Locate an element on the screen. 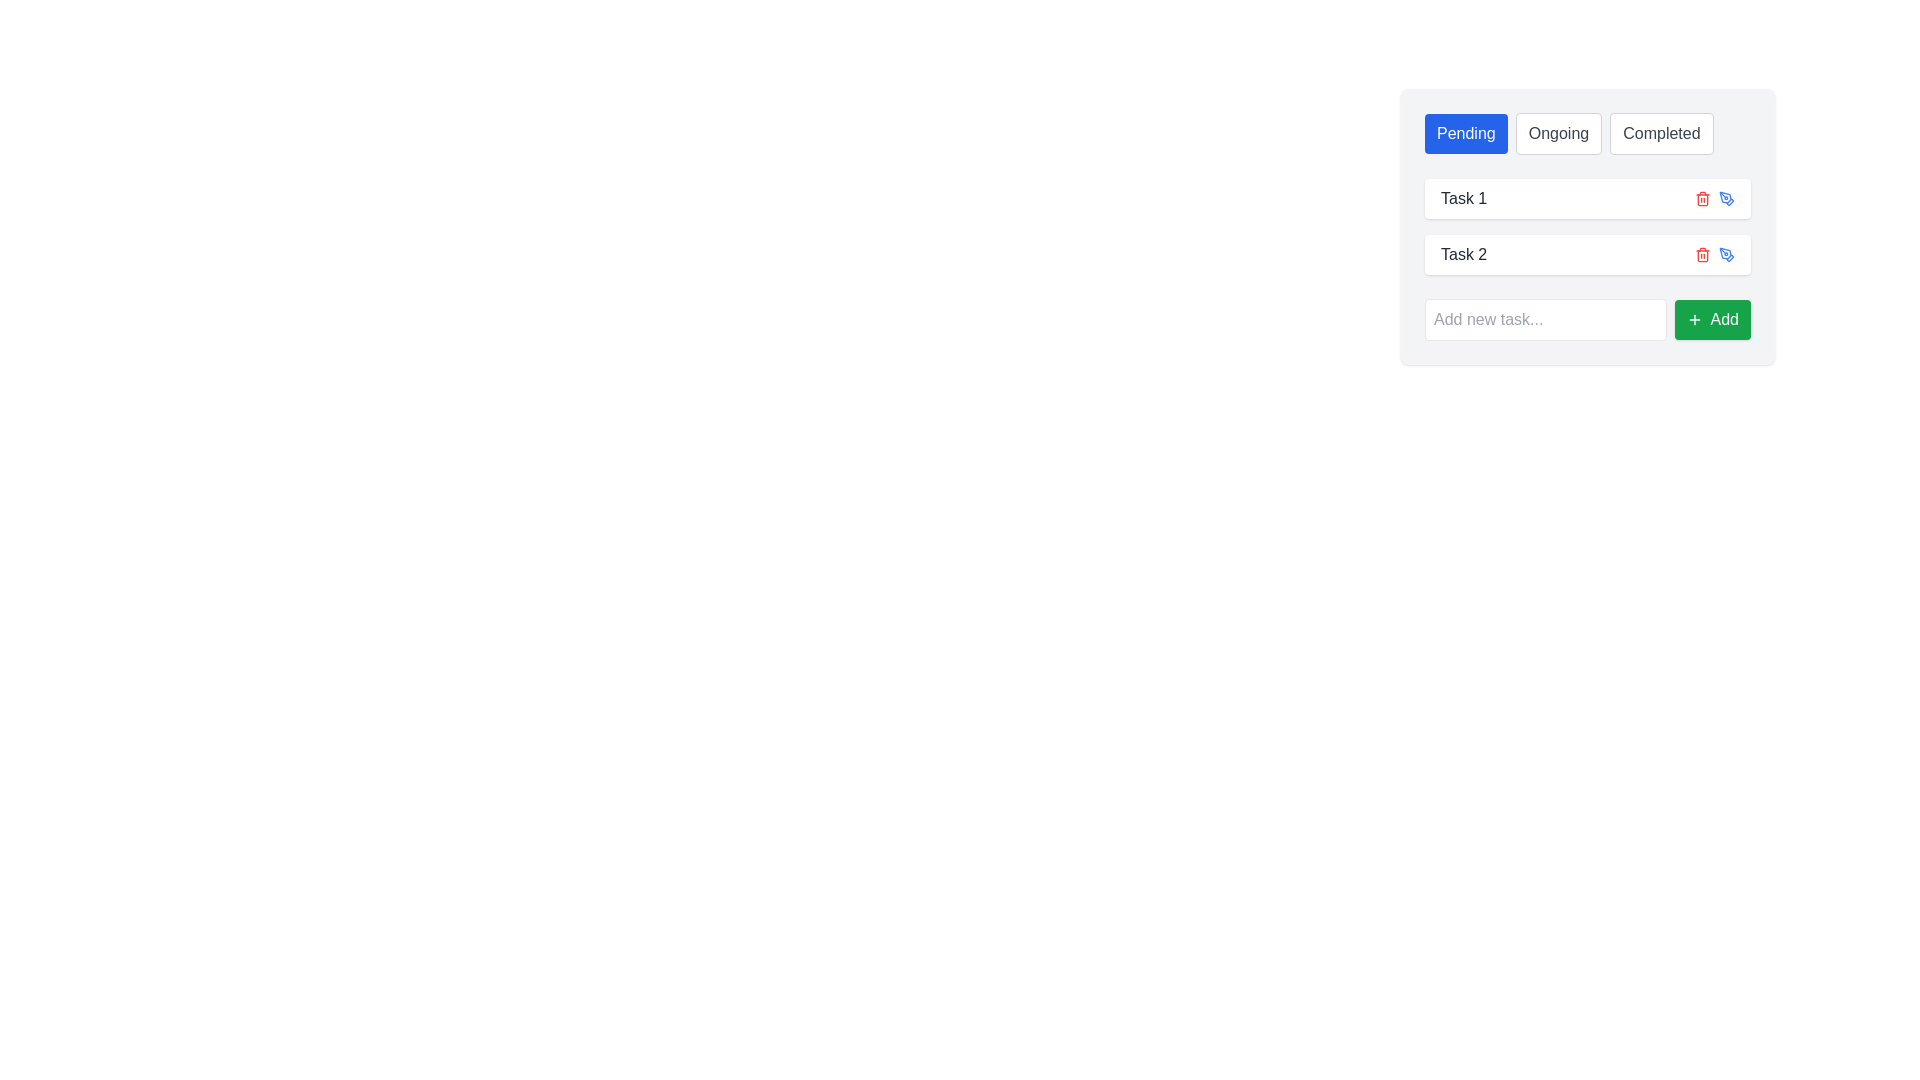  the interactive blue pen tool icon button located in the top-right portion of the interface, near 'Task 2' is located at coordinates (1726, 253).